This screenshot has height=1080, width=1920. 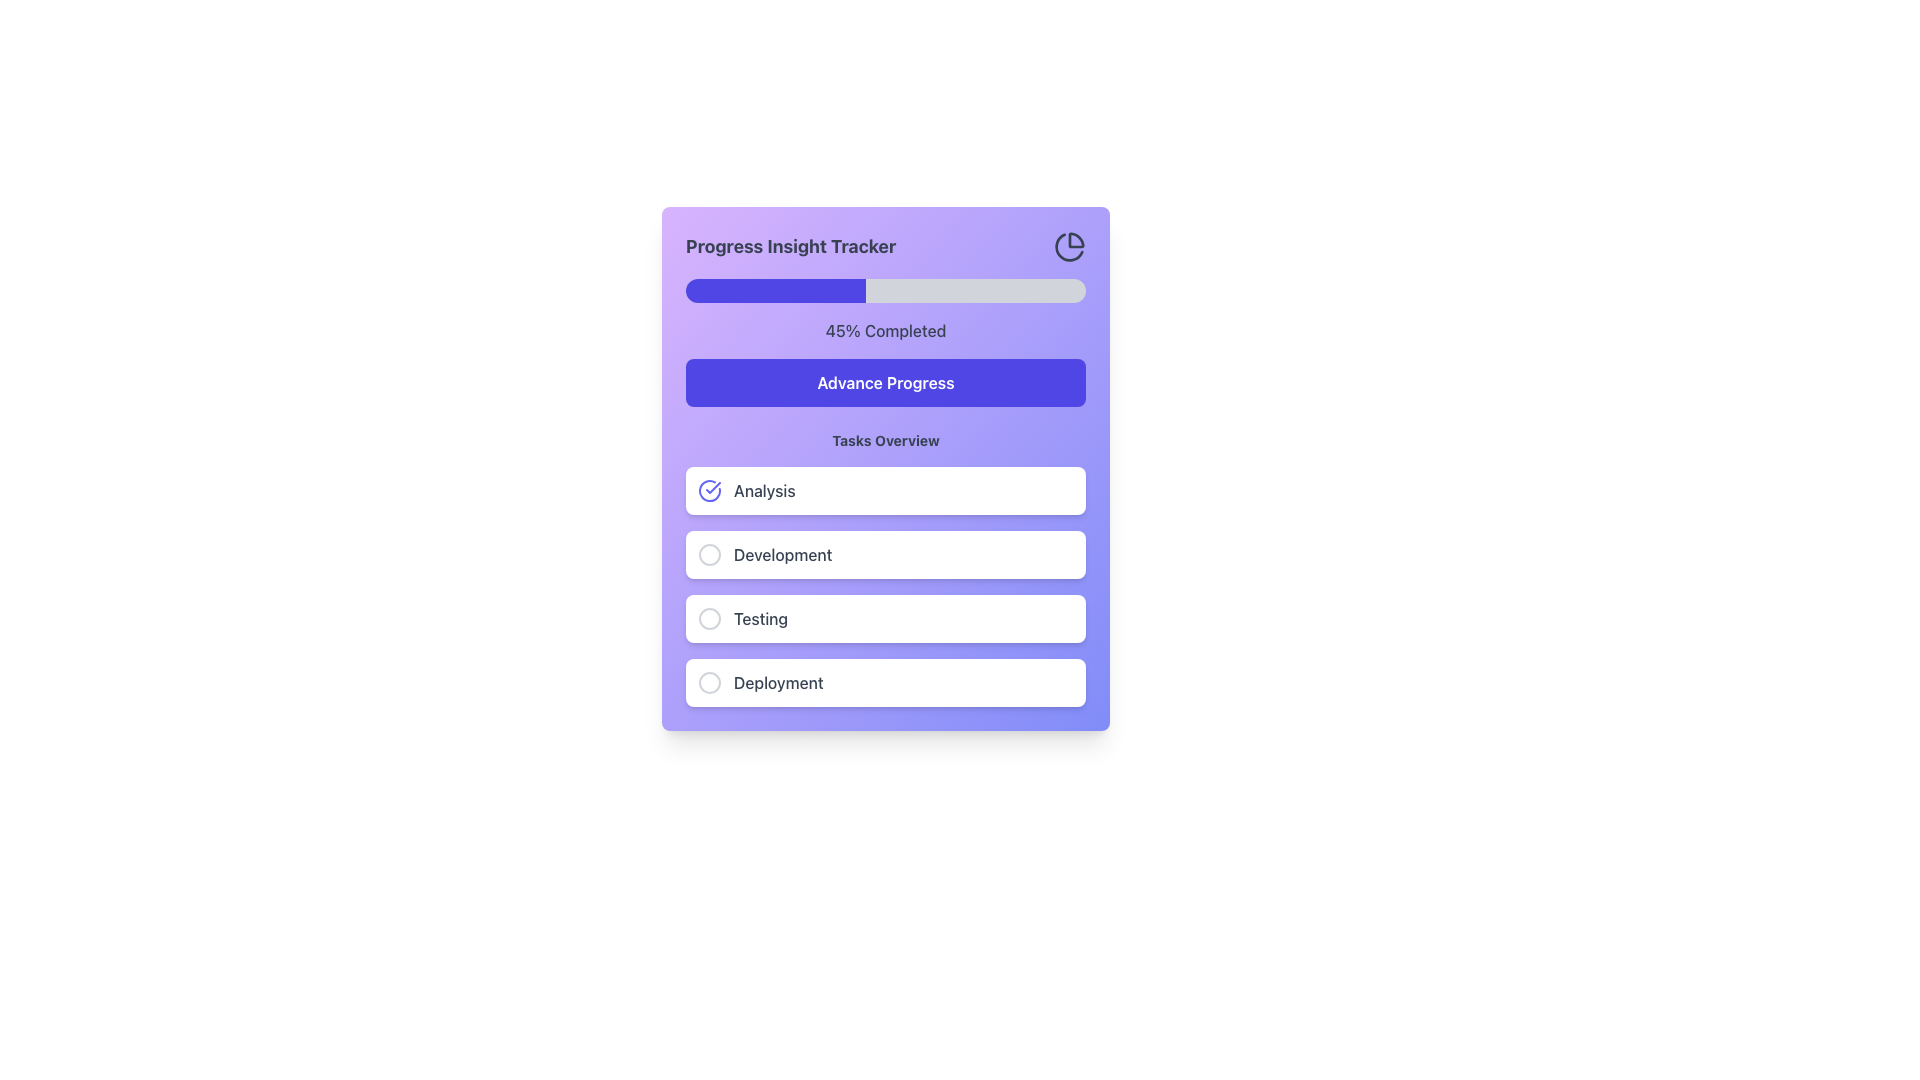 What do you see at coordinates (710, 681) in the screenshot?
I see `the unselected circular icon indicator for the 'Deployment' task to mark it as complete` at bounding box center [710, 681].